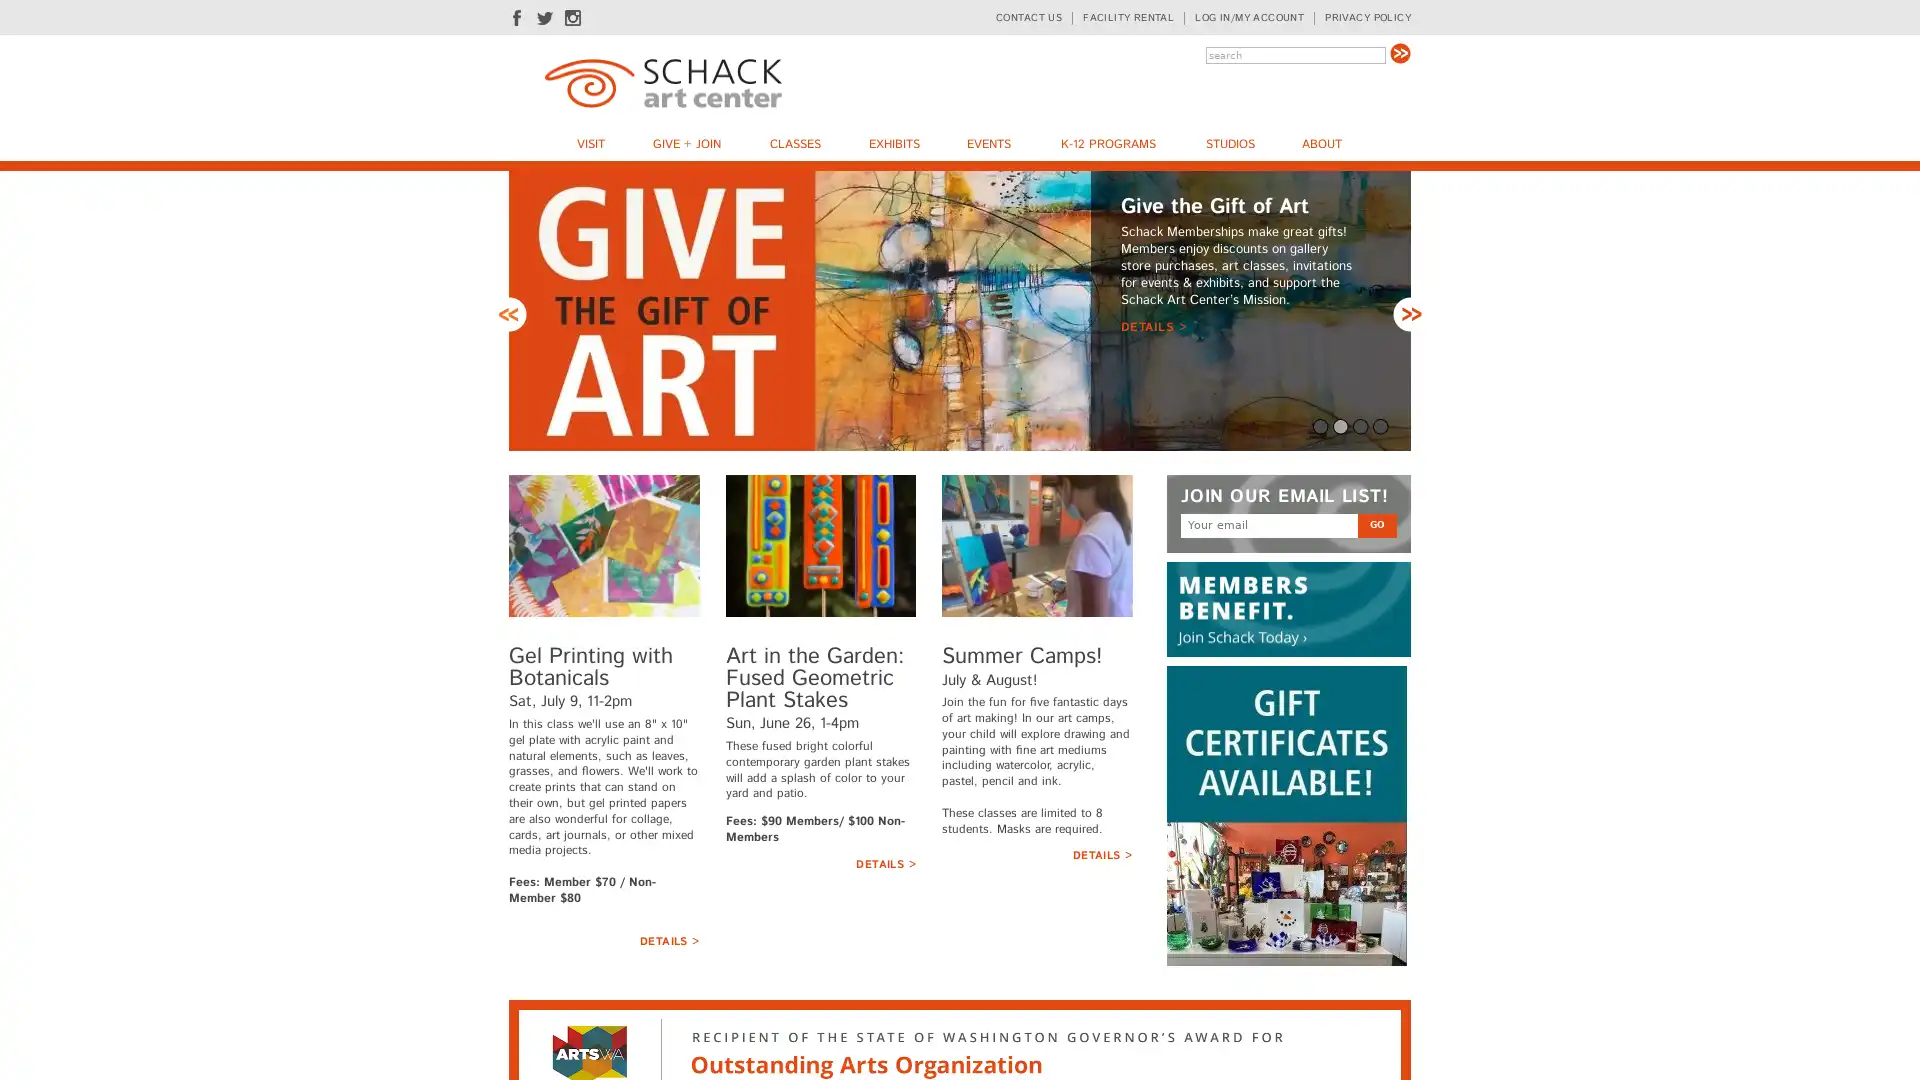  What do you see at coordinates (1376, 523) in the screenshot?
I see `Go` at bounding box center [1376, 523].